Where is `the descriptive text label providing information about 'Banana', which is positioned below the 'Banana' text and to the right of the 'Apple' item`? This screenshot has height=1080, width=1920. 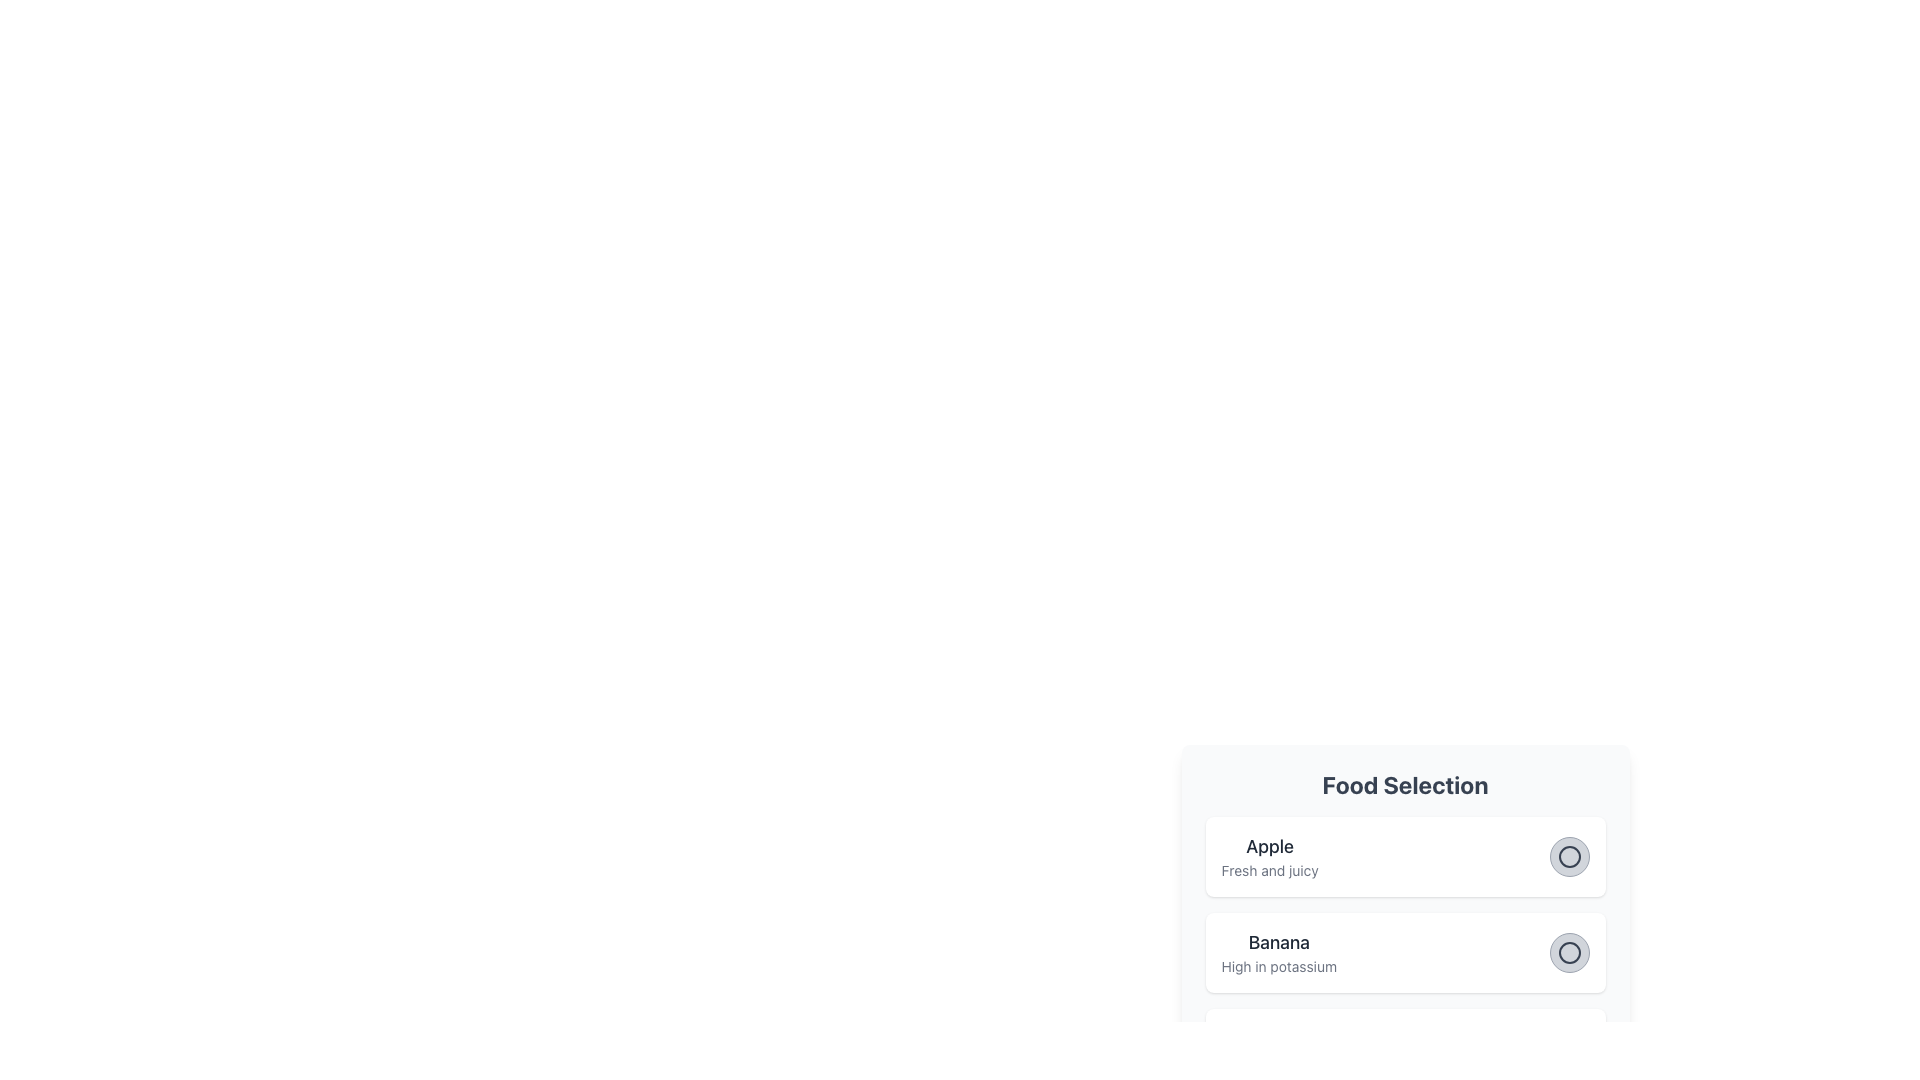
the descriptive text label providing information about 'Banana', which is positioned below the 'Banana' text and to the right of the 'Apple' item is located at coordinates (1278, 966).